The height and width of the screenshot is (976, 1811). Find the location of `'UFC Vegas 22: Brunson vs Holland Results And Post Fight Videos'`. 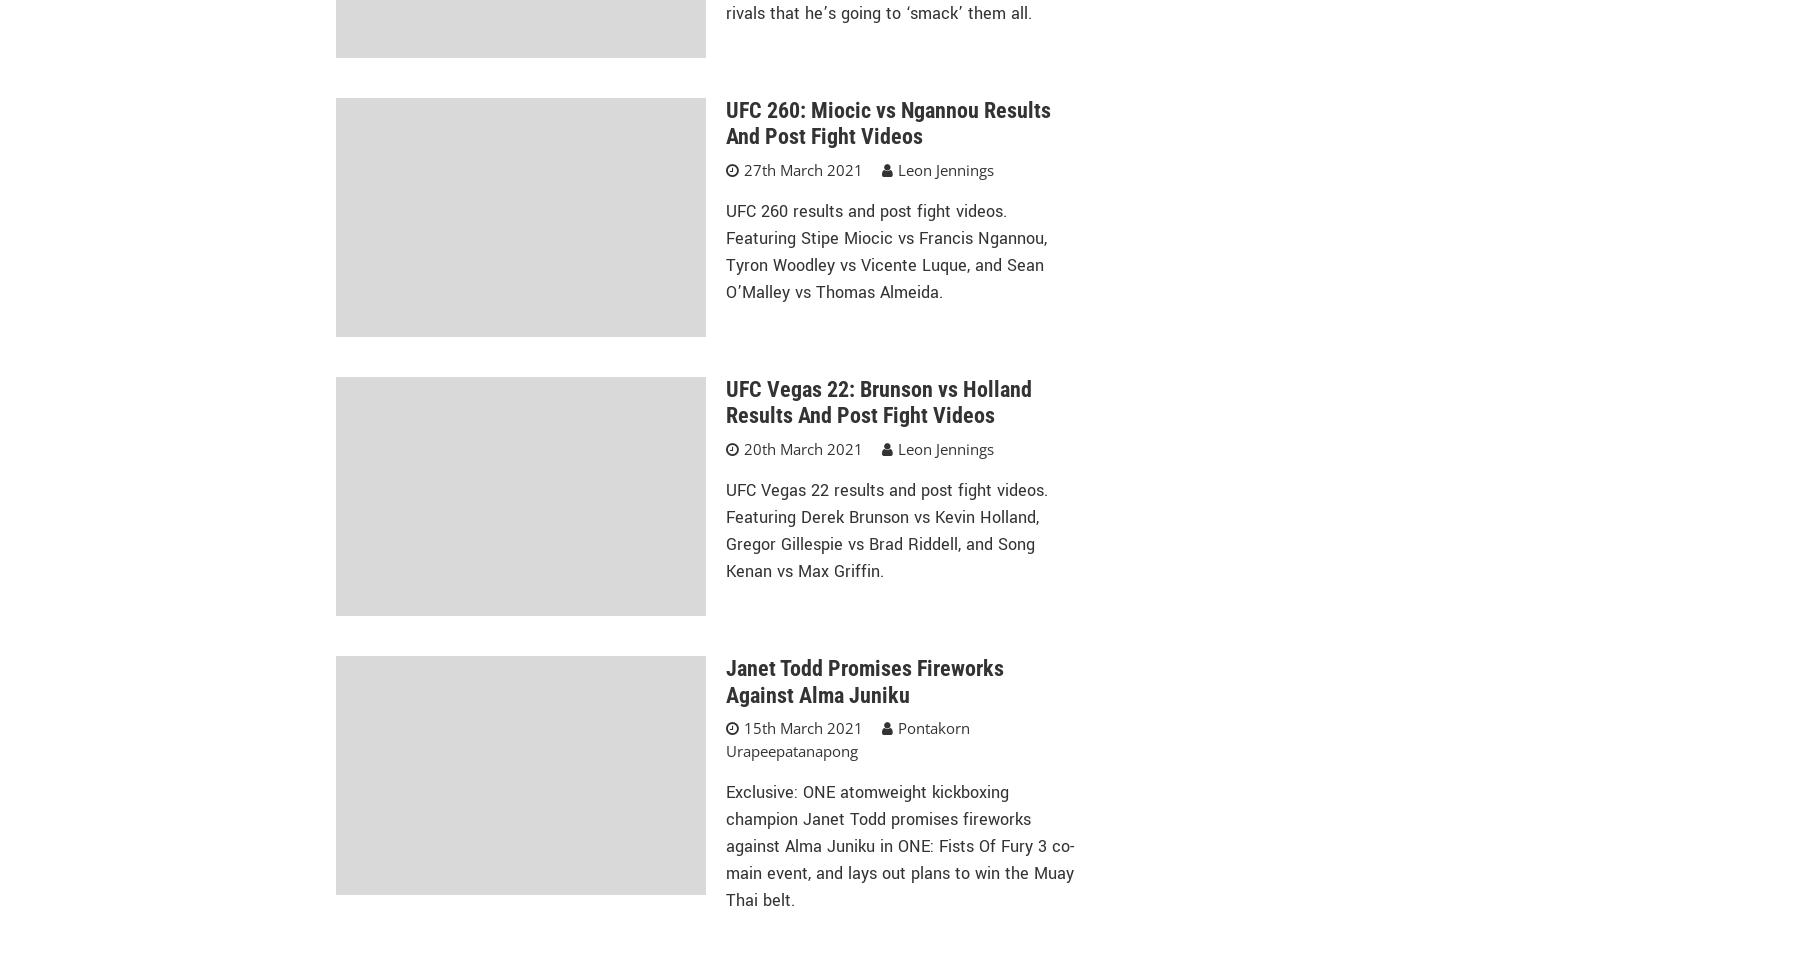

'UFC Vegas 22: Brunson vs Holland Results And Post Fight Videos' is located at coordinates (877, 401).